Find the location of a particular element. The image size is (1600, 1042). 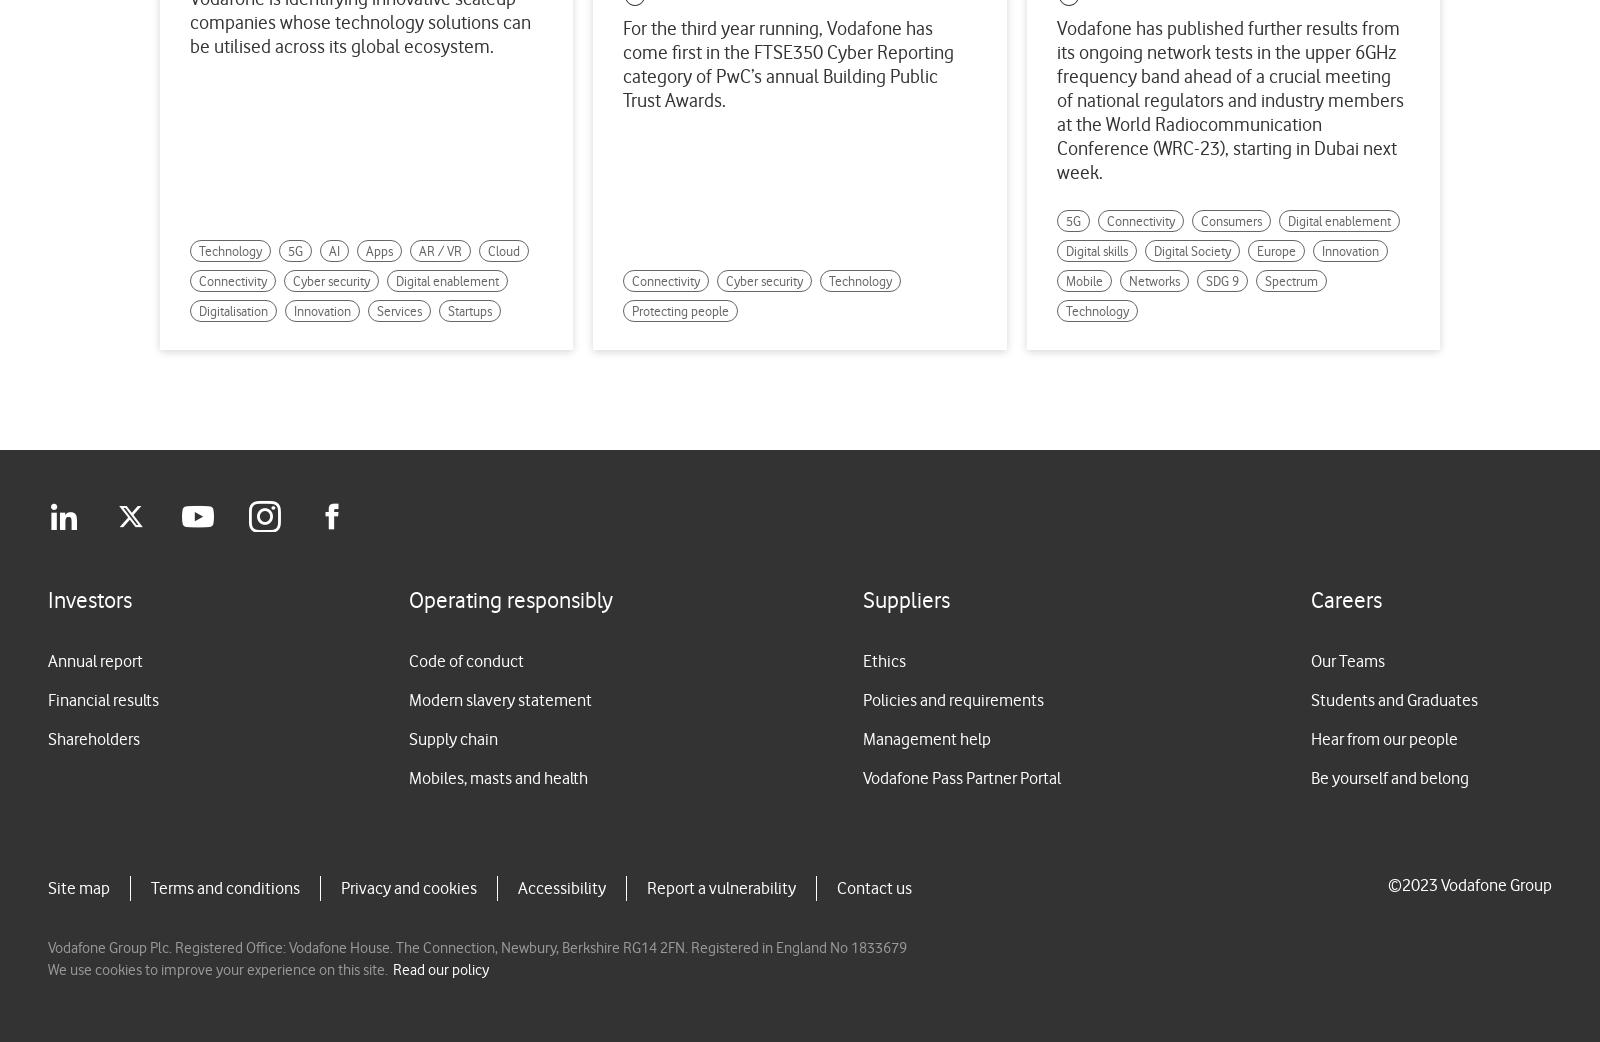

'Vodafone Group' is located at coordinates (1440, 883).